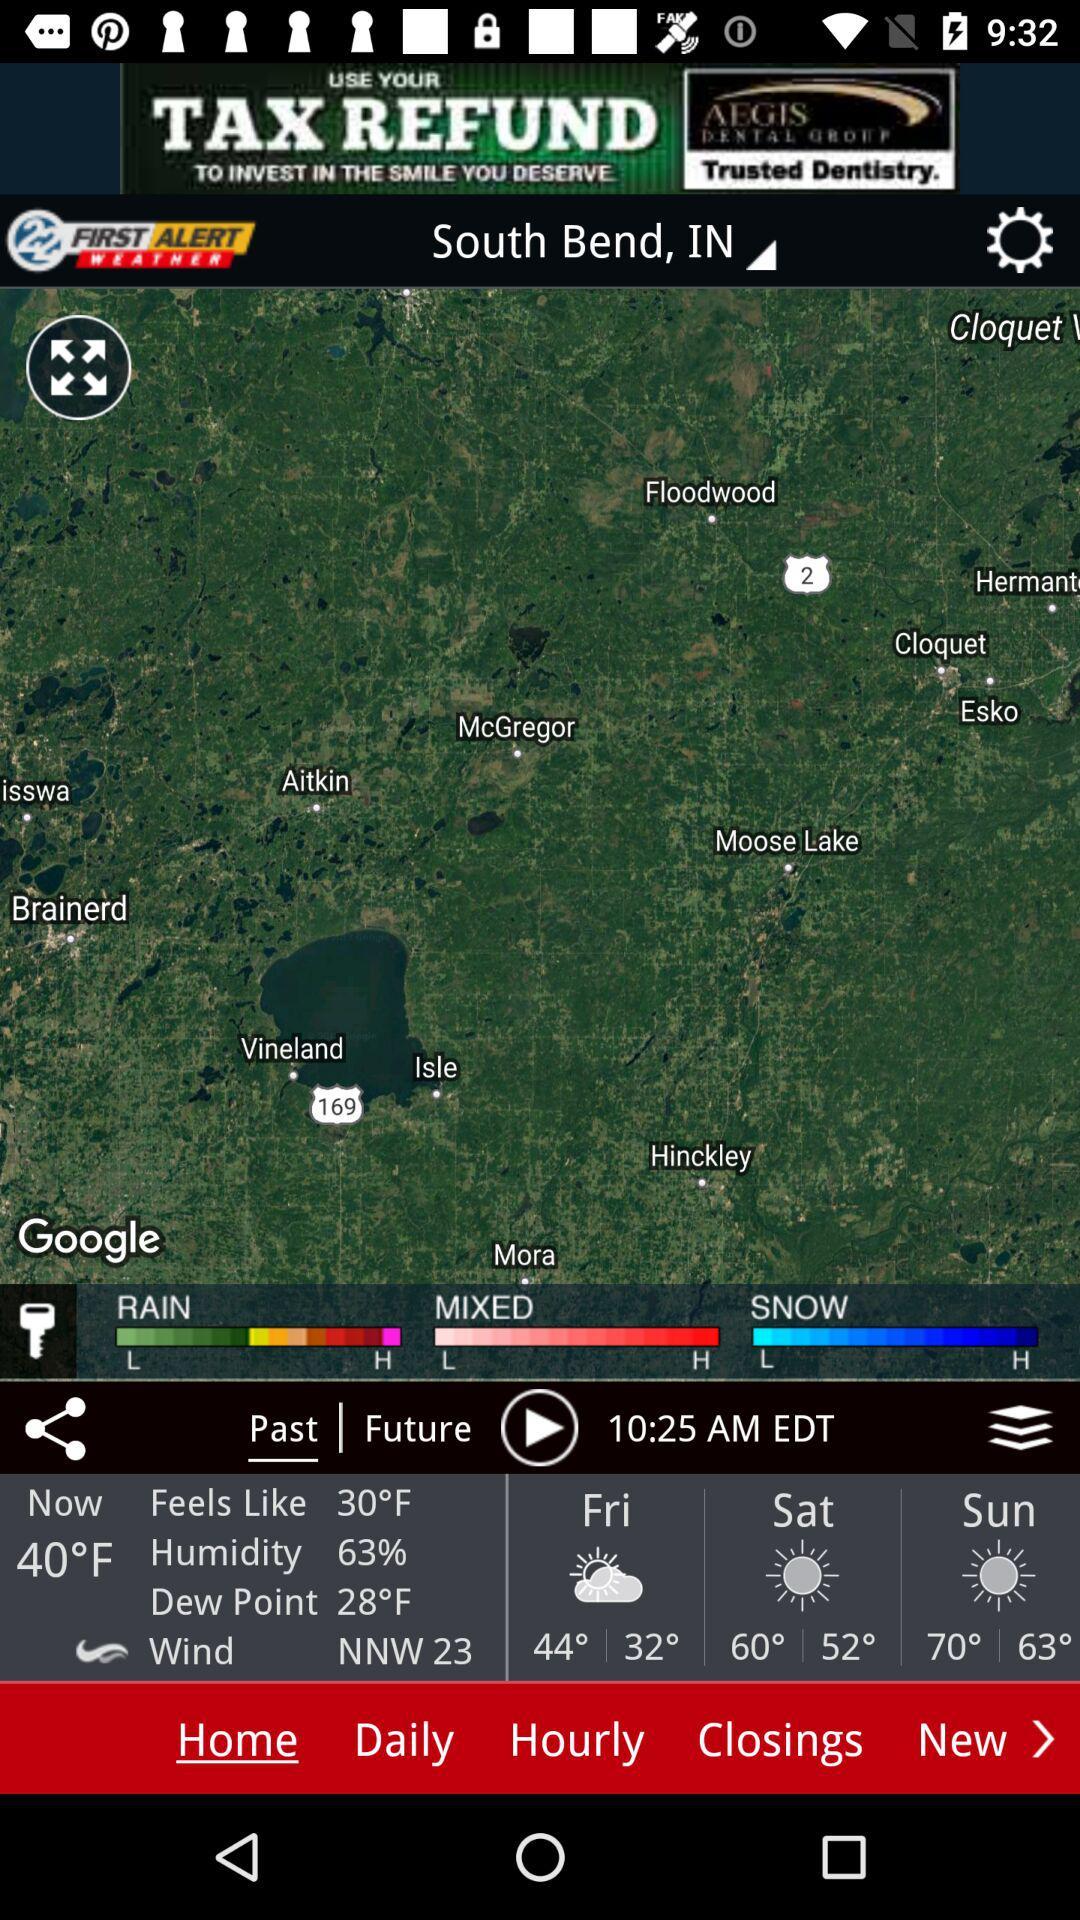 The image size is (1080, 1920). What do you see at coordinates (540, 127) in the screenshot?
I see `advertisement` at bounding box center [540, 127].